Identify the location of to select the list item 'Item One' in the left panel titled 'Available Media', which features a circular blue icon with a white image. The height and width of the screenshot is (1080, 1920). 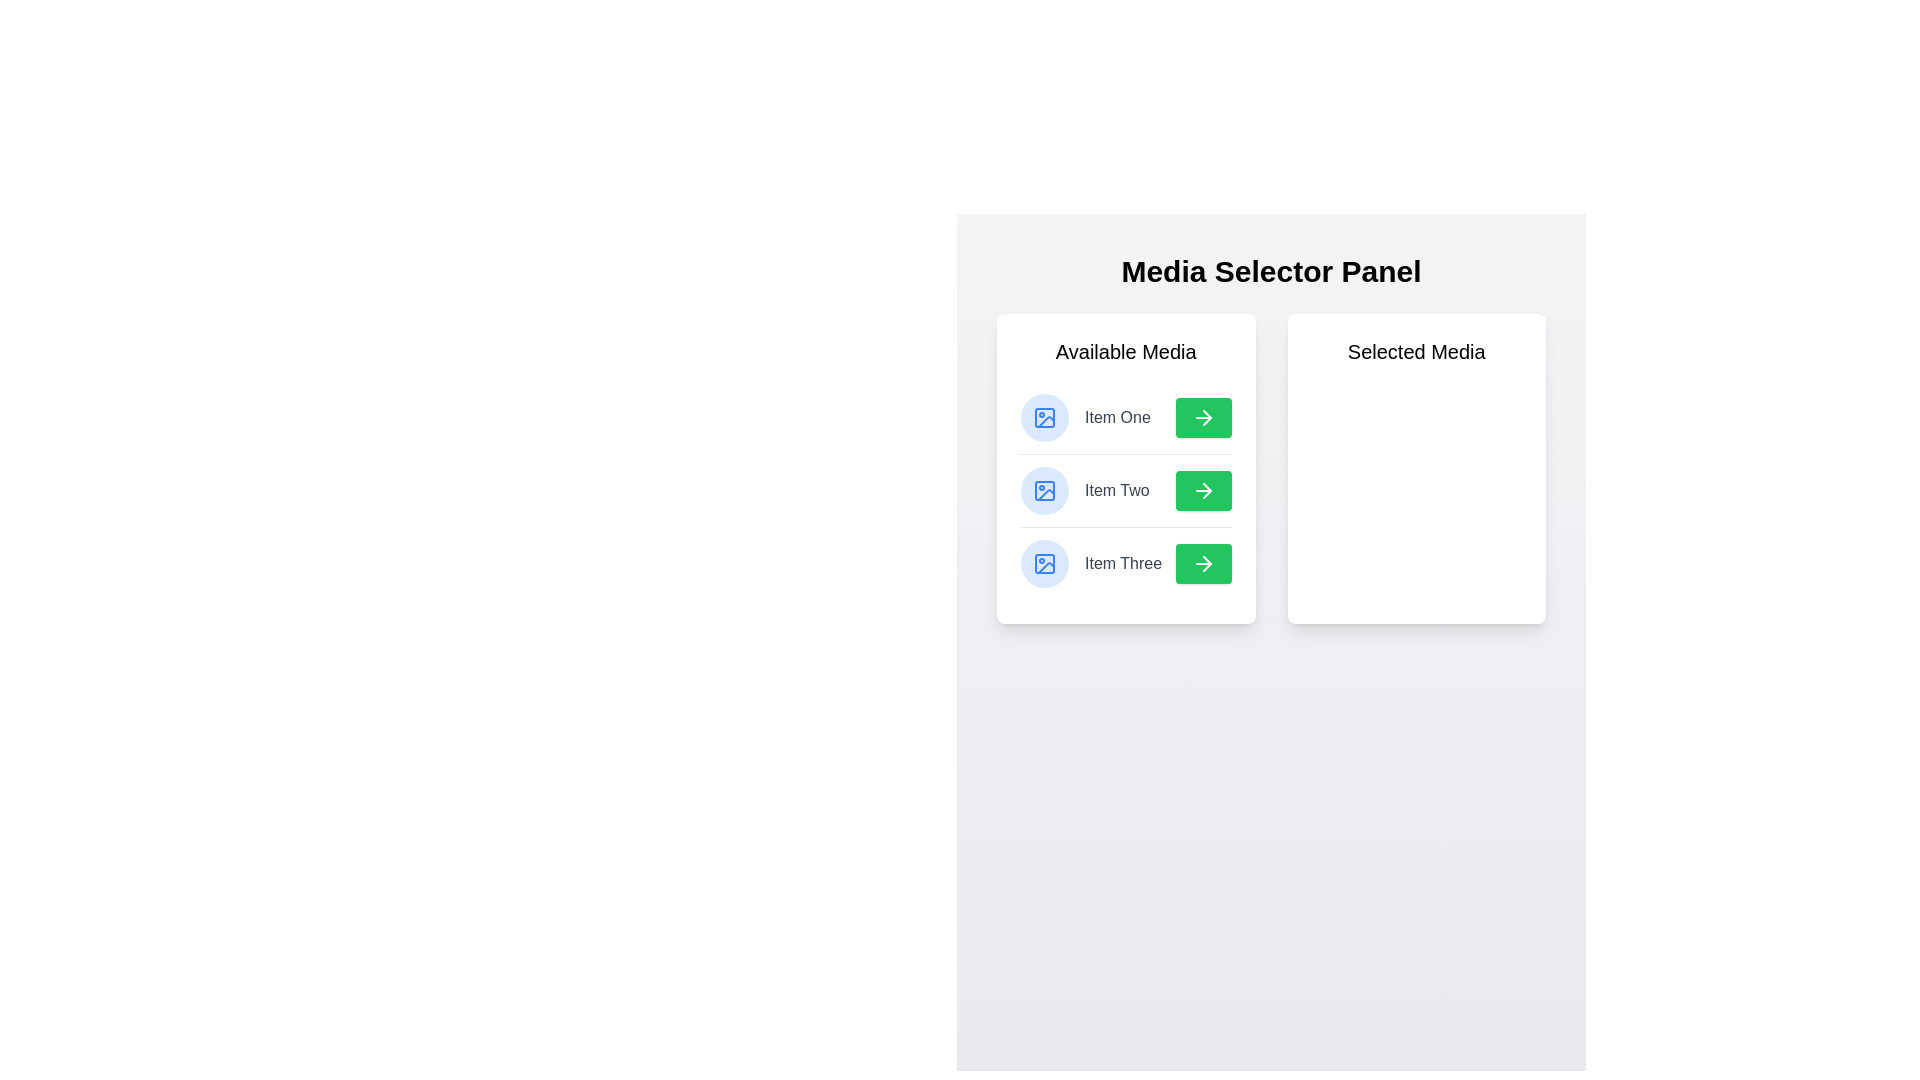
(1084, 416).